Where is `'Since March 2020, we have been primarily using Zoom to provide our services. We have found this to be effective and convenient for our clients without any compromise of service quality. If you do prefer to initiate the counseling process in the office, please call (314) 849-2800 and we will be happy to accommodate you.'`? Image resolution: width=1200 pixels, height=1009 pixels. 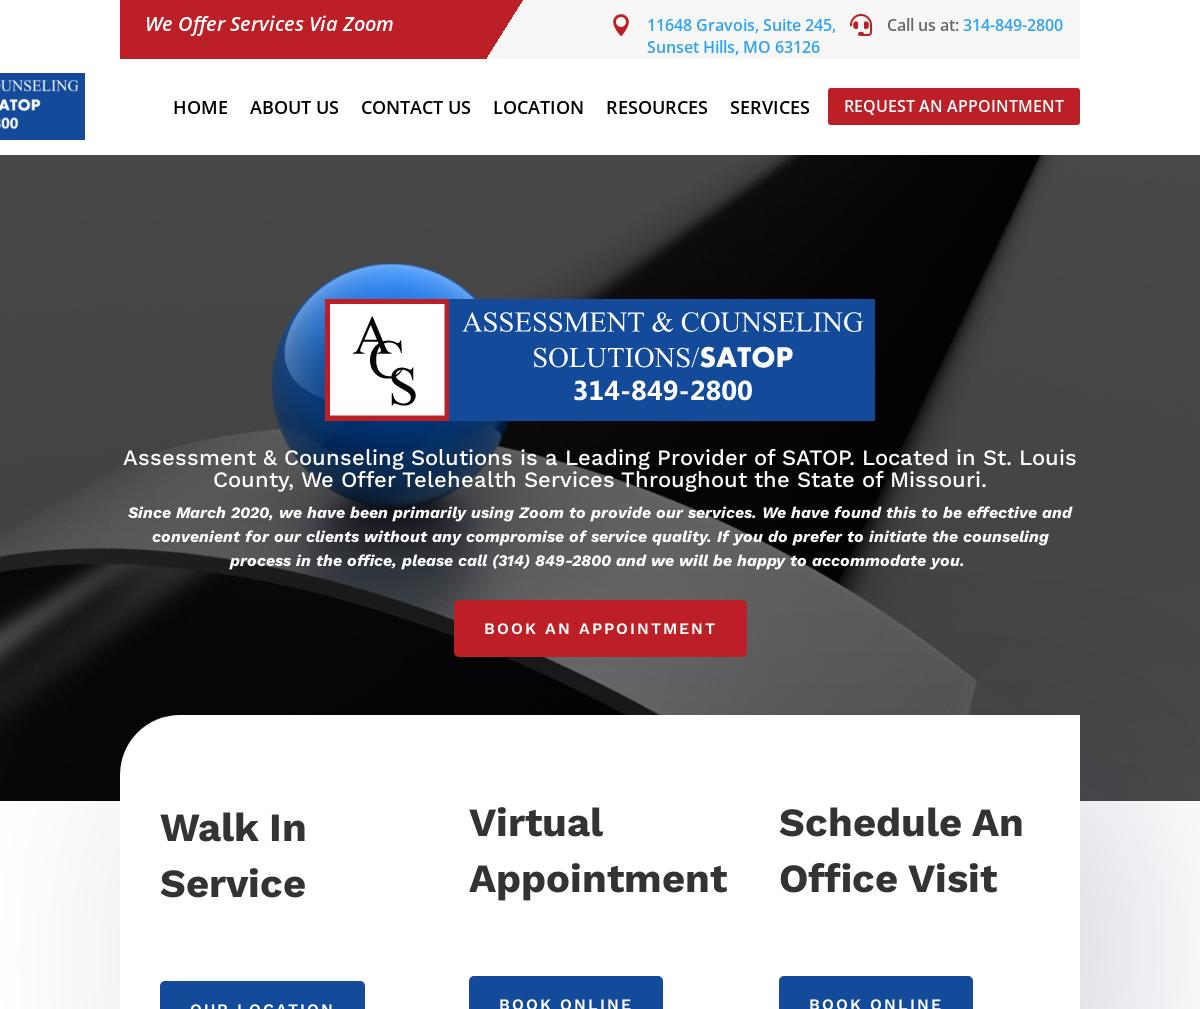
'Since March 2020, we have been primarily using Zoom to provide our services. We have found this to be effective and convenient for our clients without any compromise of service quality. If you do prefer to initiate the counseling process in the office, please call (314) 849-2800 and we will be happy to accommodate you.' is located at coordinates (600, 536).